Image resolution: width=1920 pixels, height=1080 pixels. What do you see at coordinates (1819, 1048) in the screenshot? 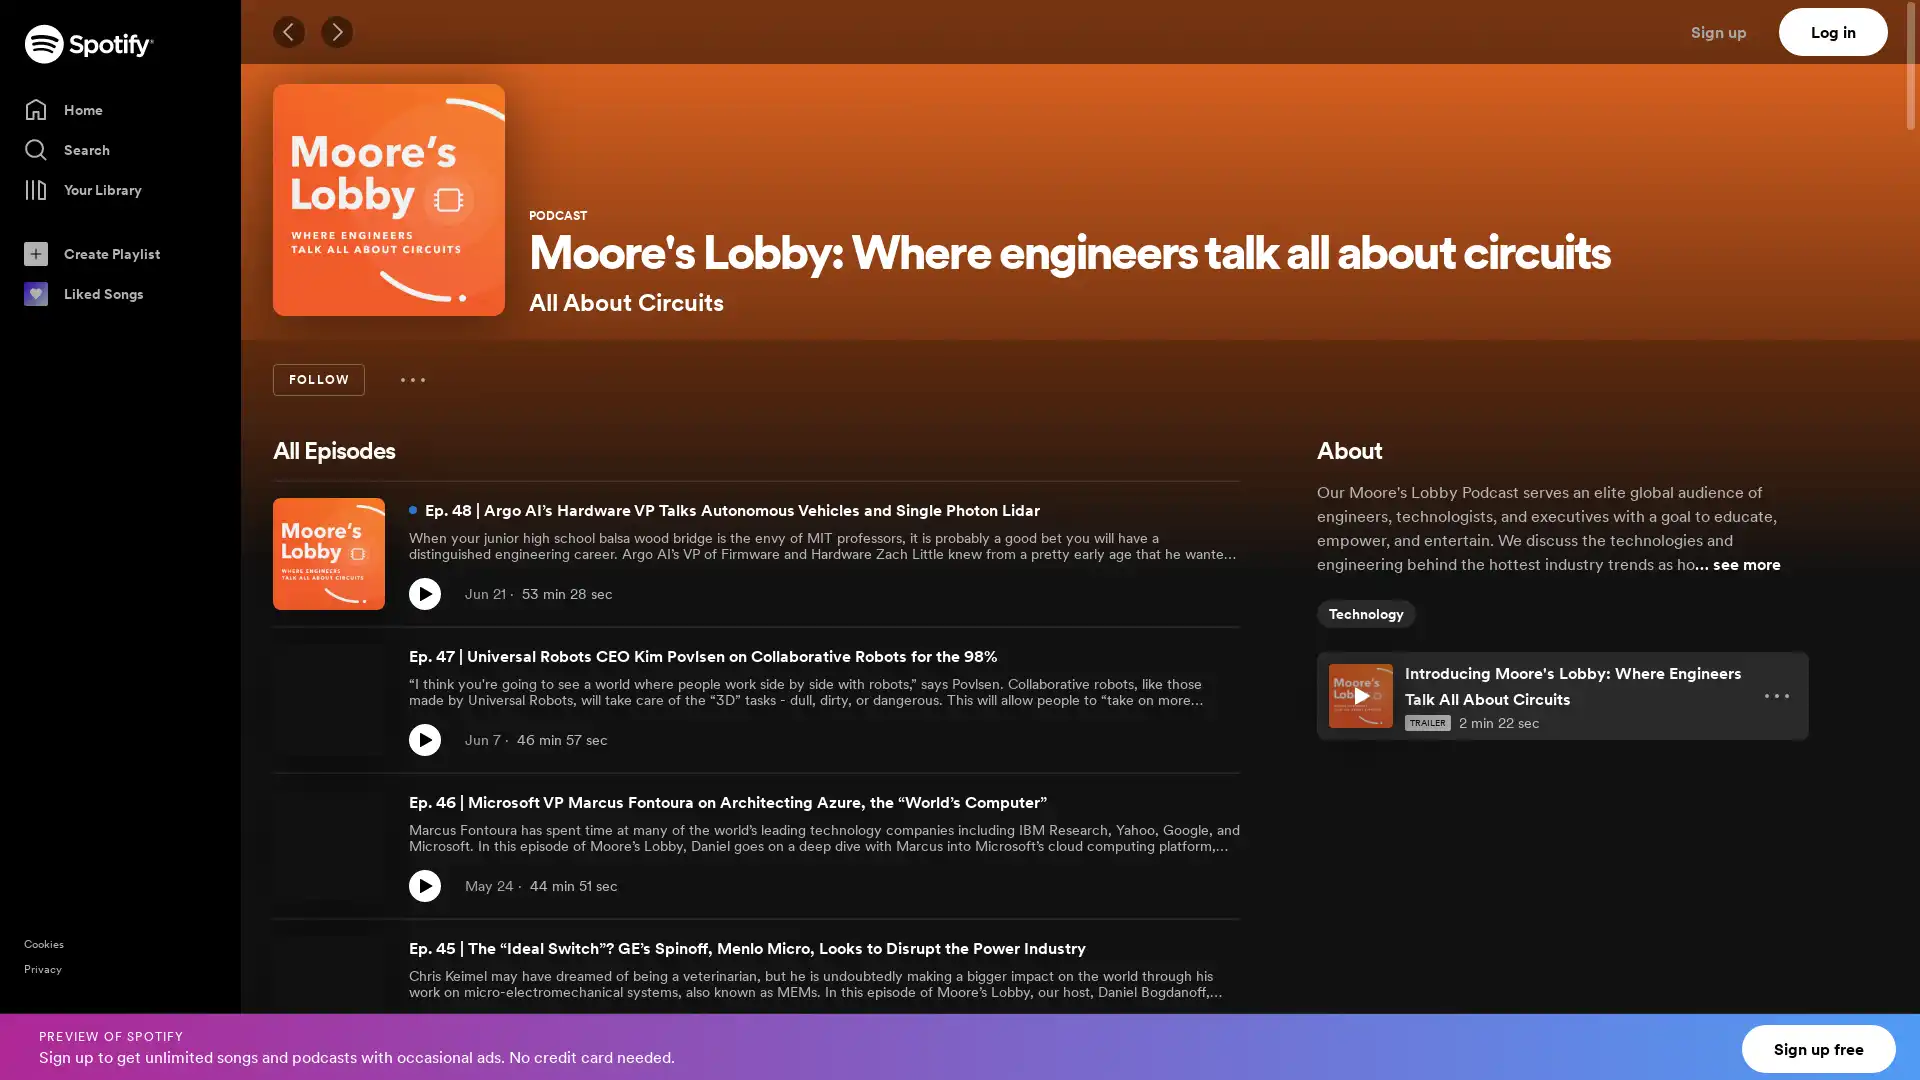
I see `Sign up free` at bounding box center [1819, 1048].